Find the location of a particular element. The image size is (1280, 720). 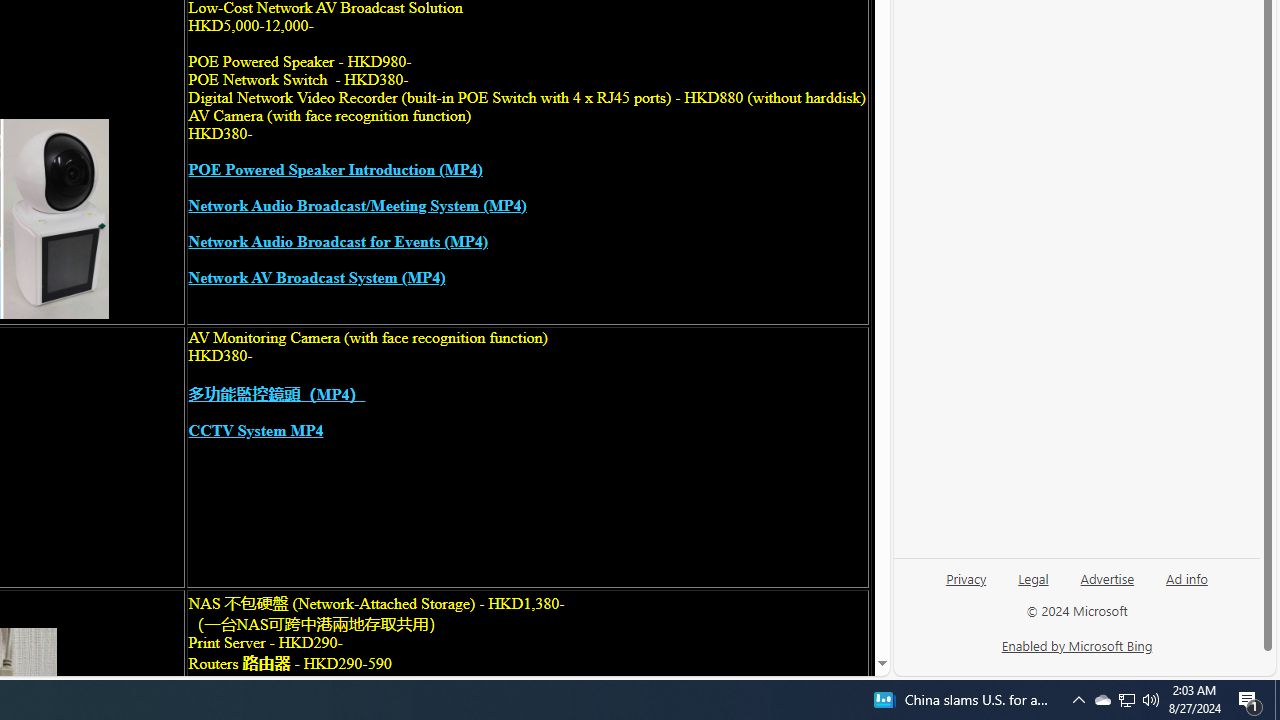

'Network Audio Broadcast for Events (MP4) ' is located at coordinates (337, 241).